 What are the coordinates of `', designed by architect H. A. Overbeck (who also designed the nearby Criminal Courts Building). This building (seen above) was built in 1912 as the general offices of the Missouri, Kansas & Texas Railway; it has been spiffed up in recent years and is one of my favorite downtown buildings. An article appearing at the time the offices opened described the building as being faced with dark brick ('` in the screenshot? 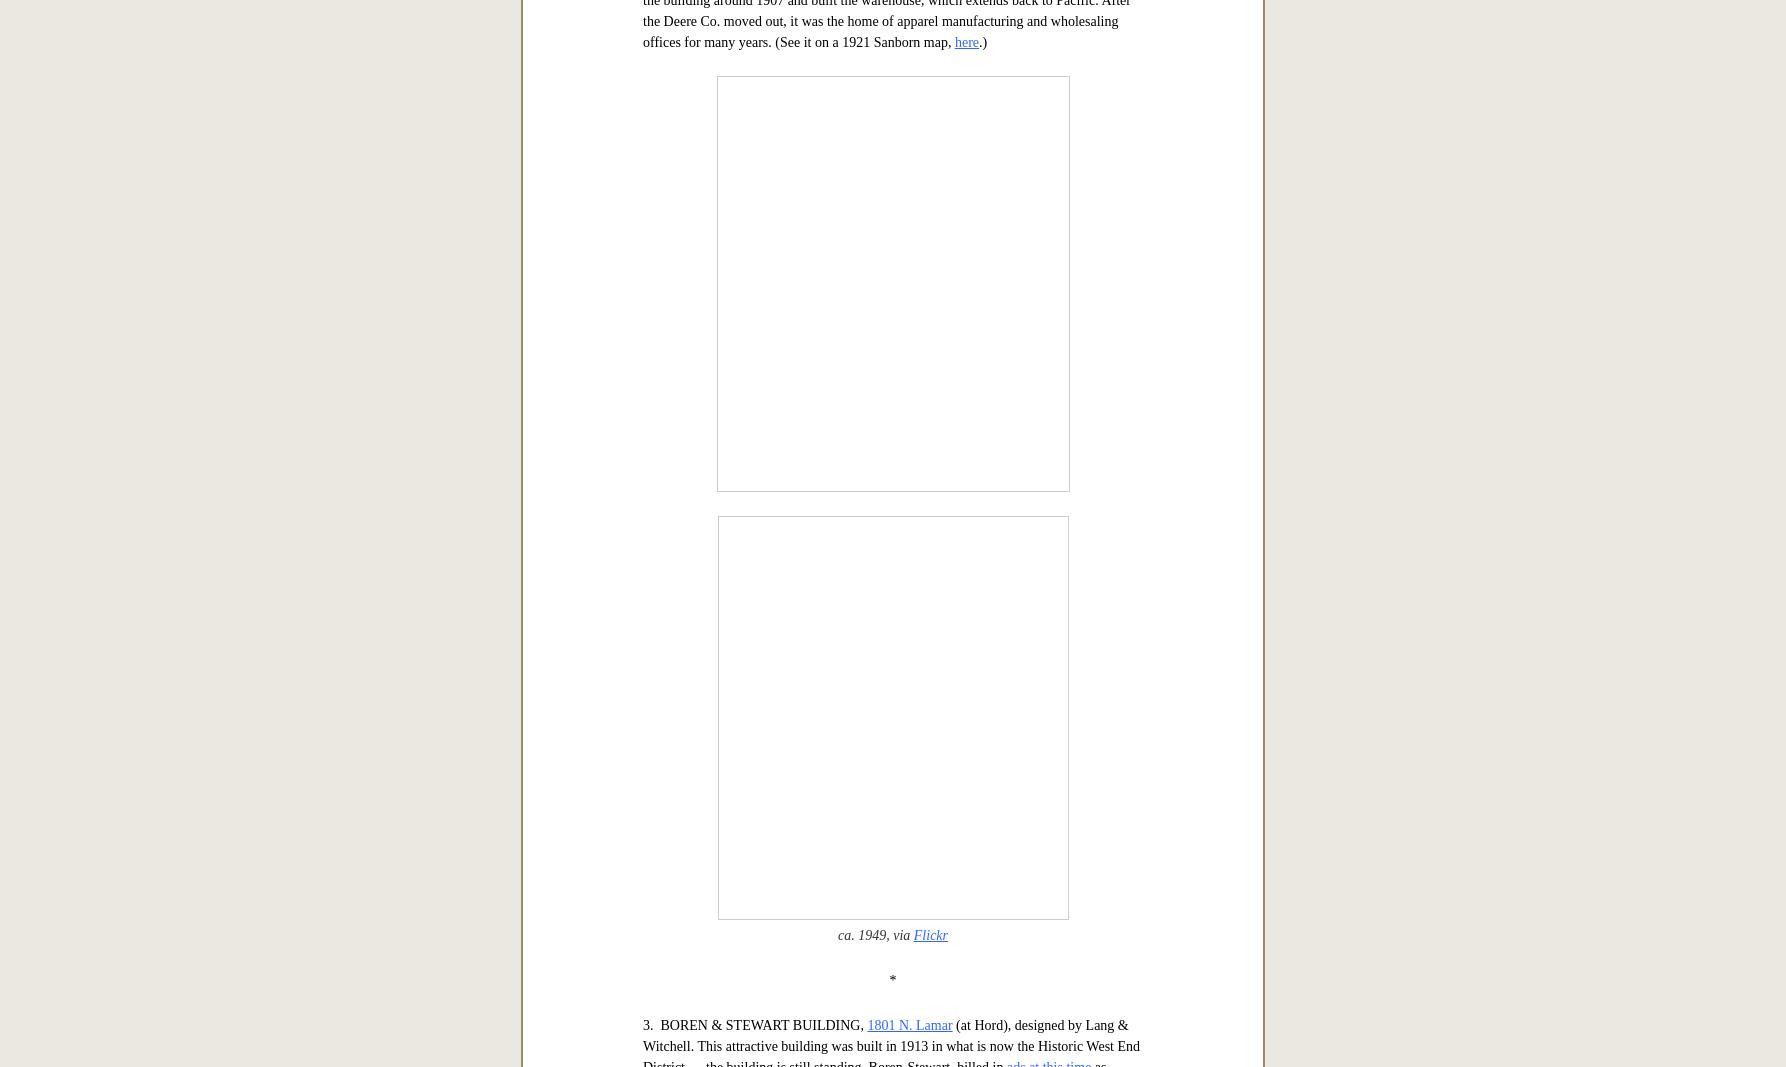 It's located at (888, 252).